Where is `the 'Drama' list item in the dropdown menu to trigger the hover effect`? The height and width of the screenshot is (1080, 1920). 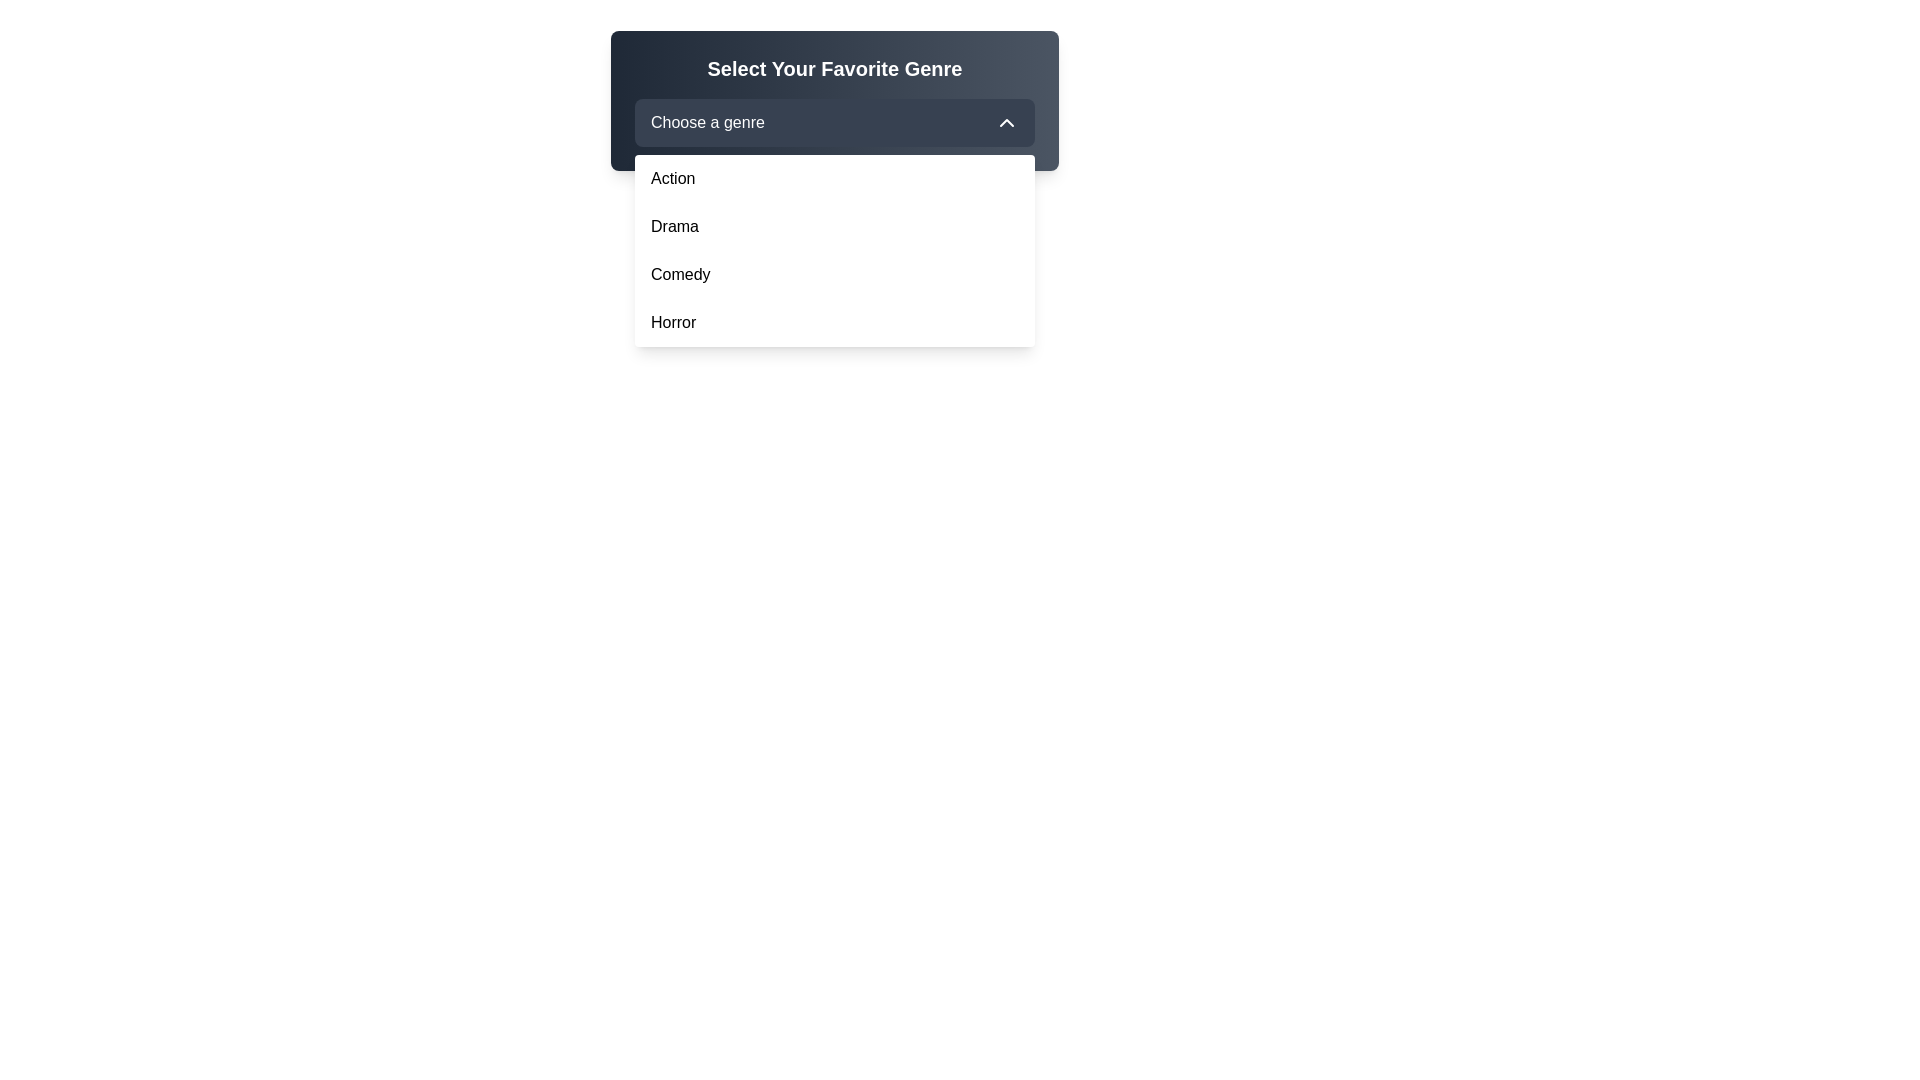 the 'Drama' list item in the dropdown menu to trigger the hover effect is located at coordinates (835, 226).